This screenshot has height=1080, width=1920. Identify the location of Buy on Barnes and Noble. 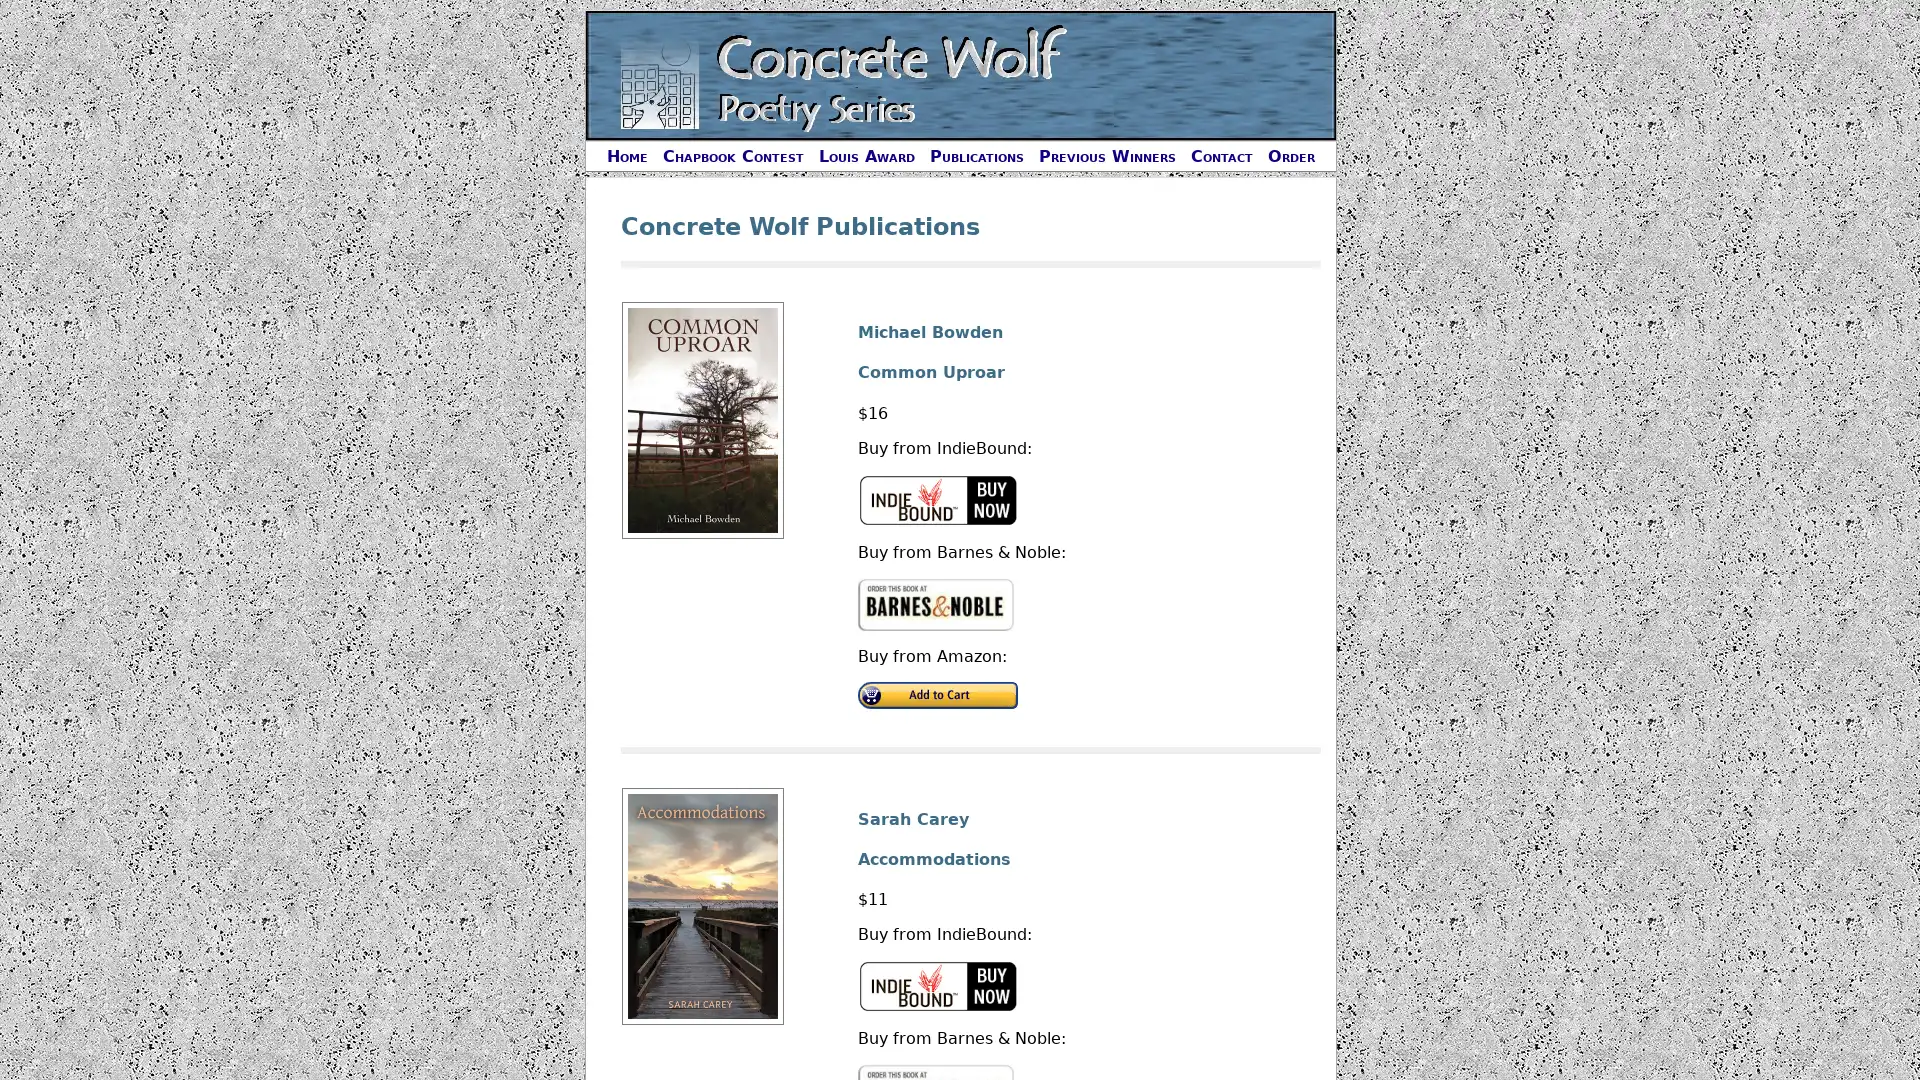
(936, 603).